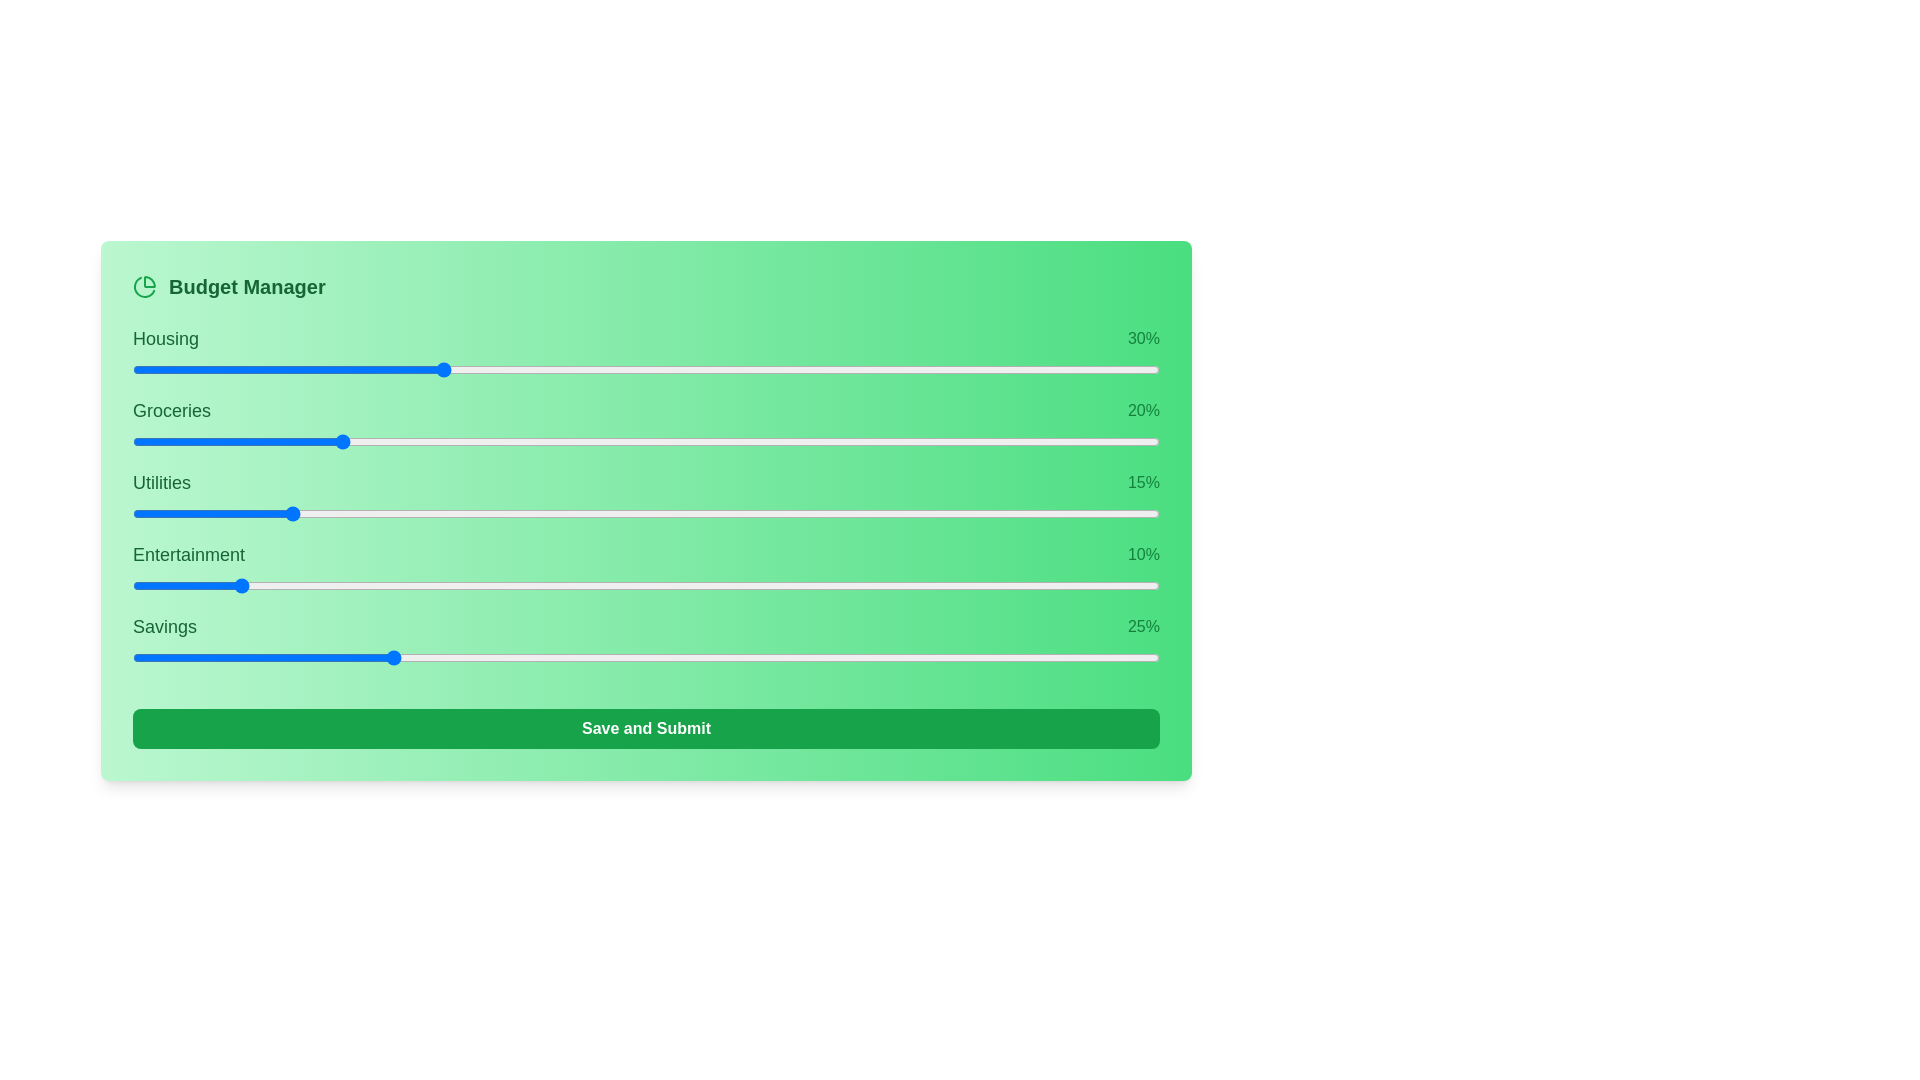 The width and height of the screenshot is (1920, 1080). What do you see at coordinates (881, 585) in the screenshot?
I see `the slider for 3 to 46% allocation` at bounding box center [881, 585].